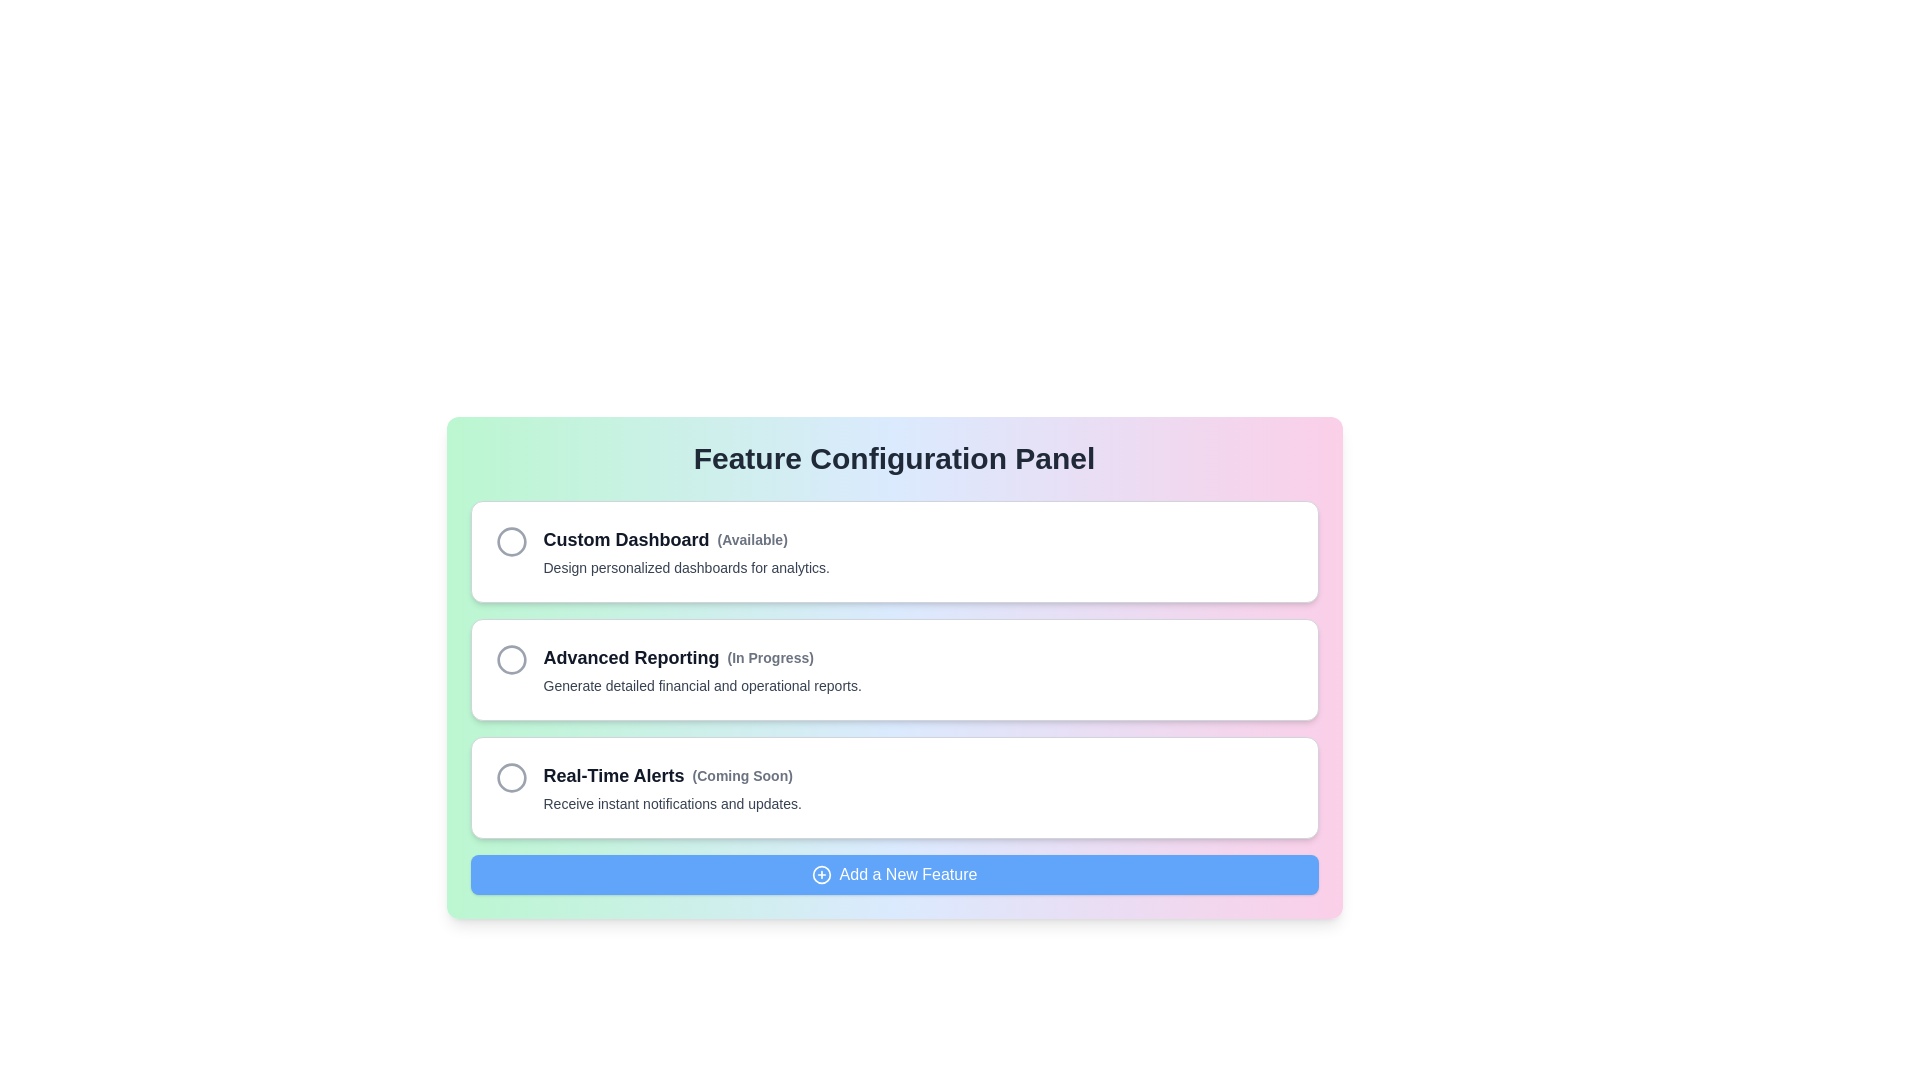 The height and width of the screenshot is (1080, 1920). Describe the element at coordinates (893, 667) in the screenshot. I see `contents of the 'Advanced Reporting' feature status panel, which is the second item in the 'Feature Configuration Panel' located below 'Custom Dashboard' and above 'Real-Time Alerts'` at that location.